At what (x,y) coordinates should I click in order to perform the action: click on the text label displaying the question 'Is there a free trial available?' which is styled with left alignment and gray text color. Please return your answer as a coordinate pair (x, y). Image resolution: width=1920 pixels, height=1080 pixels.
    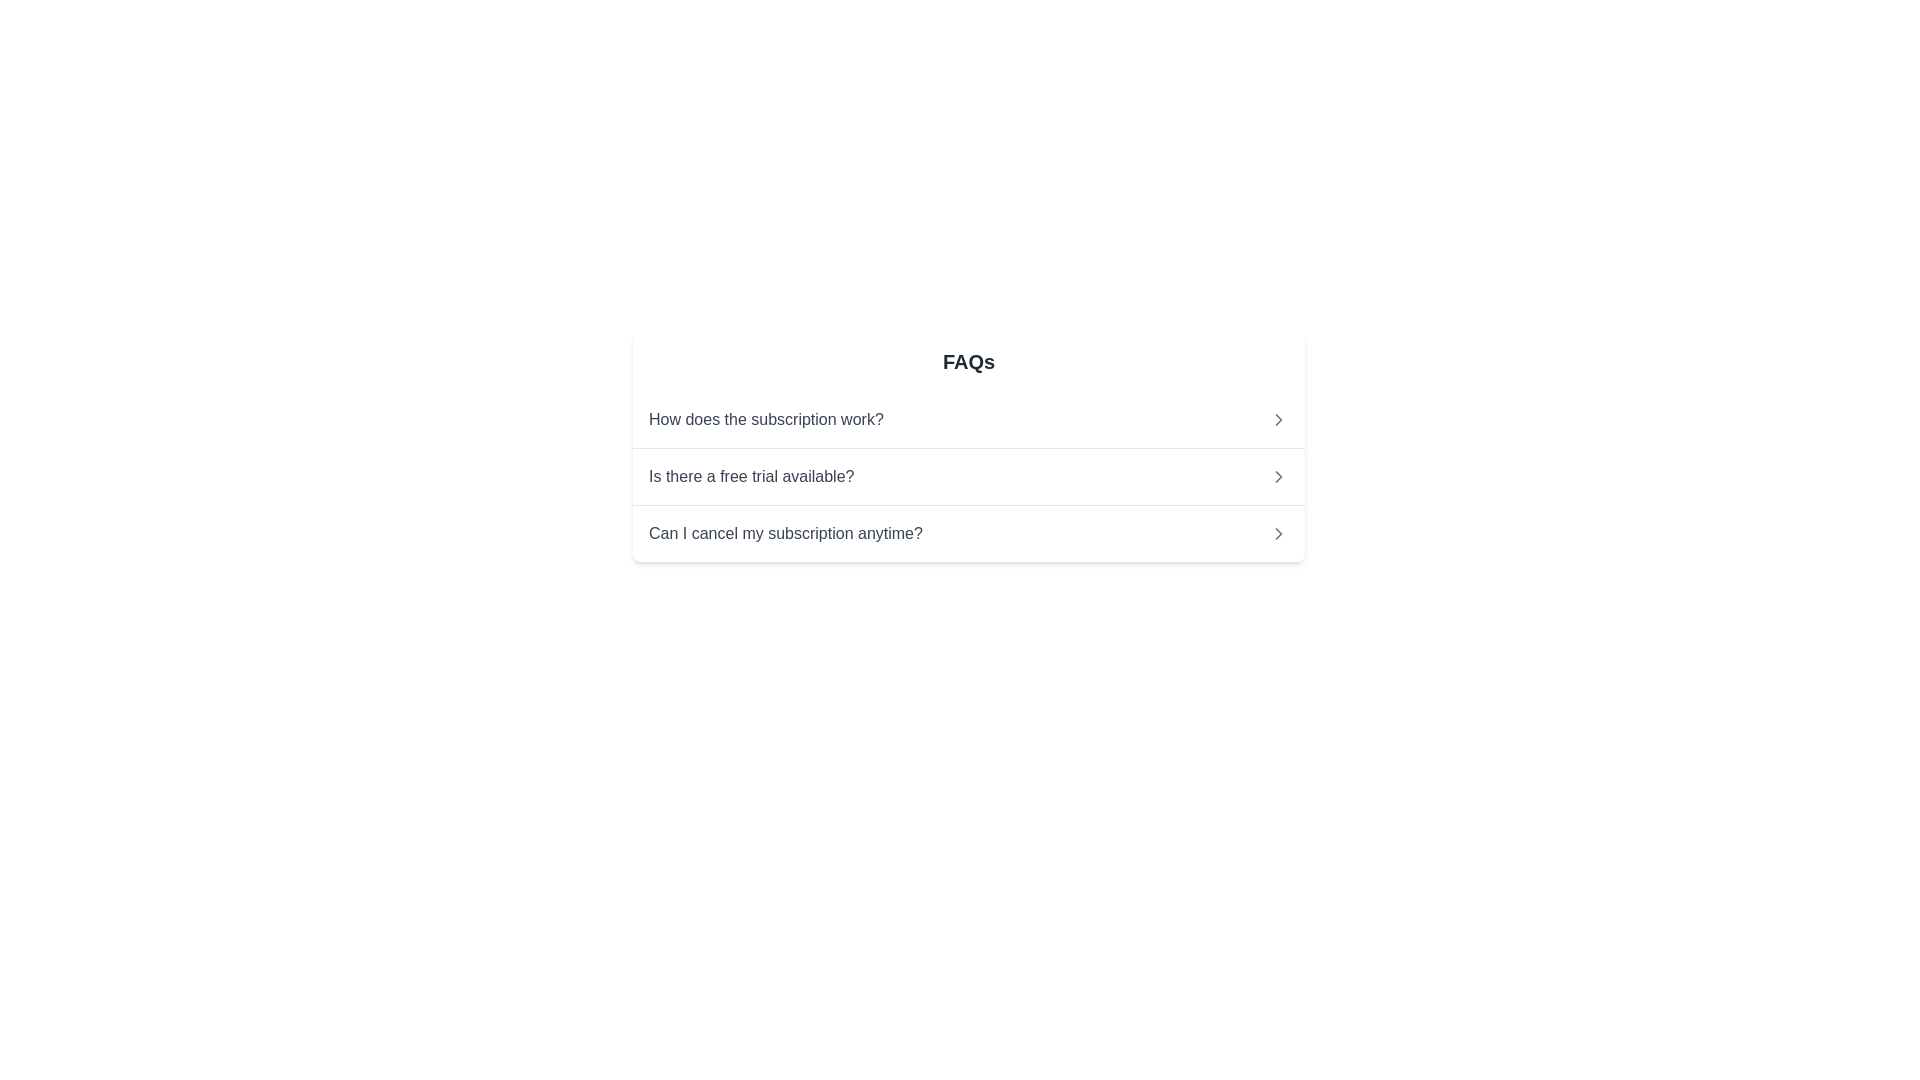
    Looking at the image, I should click on (750, 477).